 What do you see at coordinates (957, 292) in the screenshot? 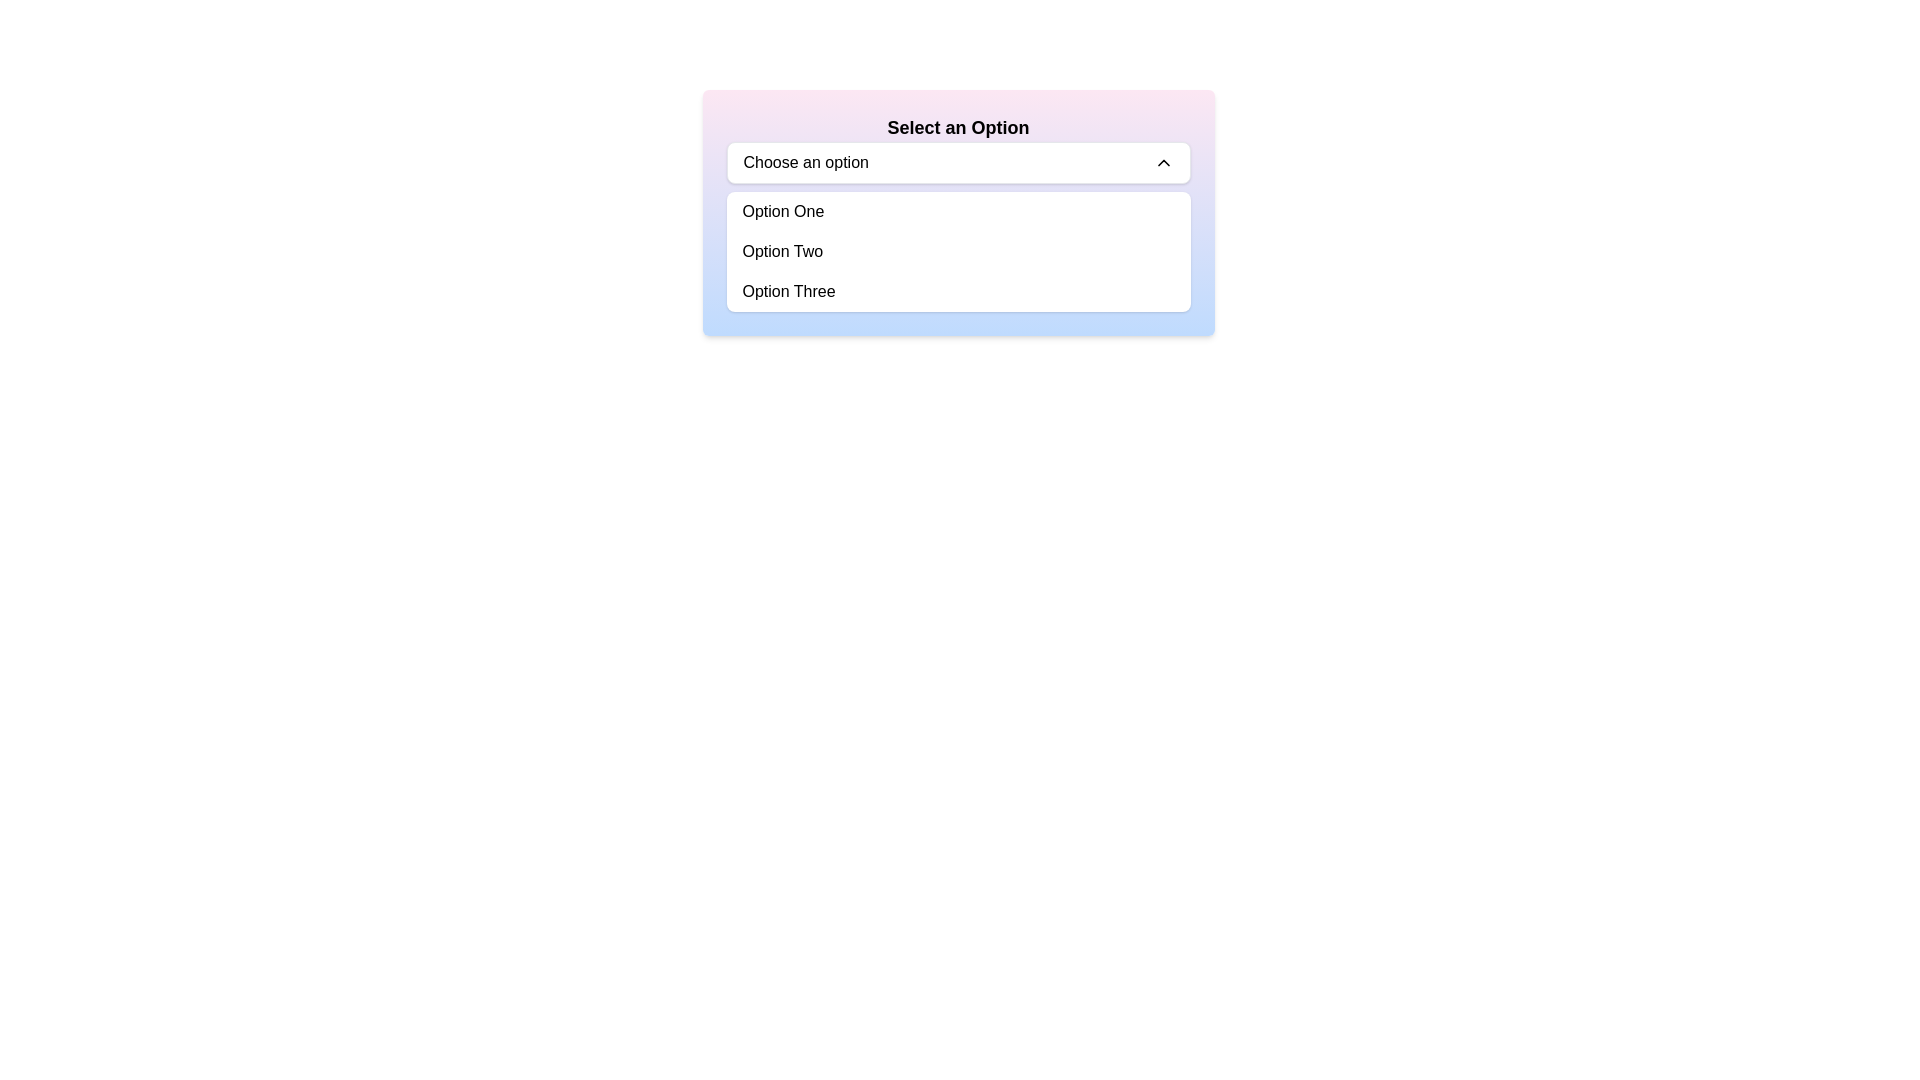
I see `the third option in the dropdown menu labeled 'Select an Option'` at bounding box center [957, 292].